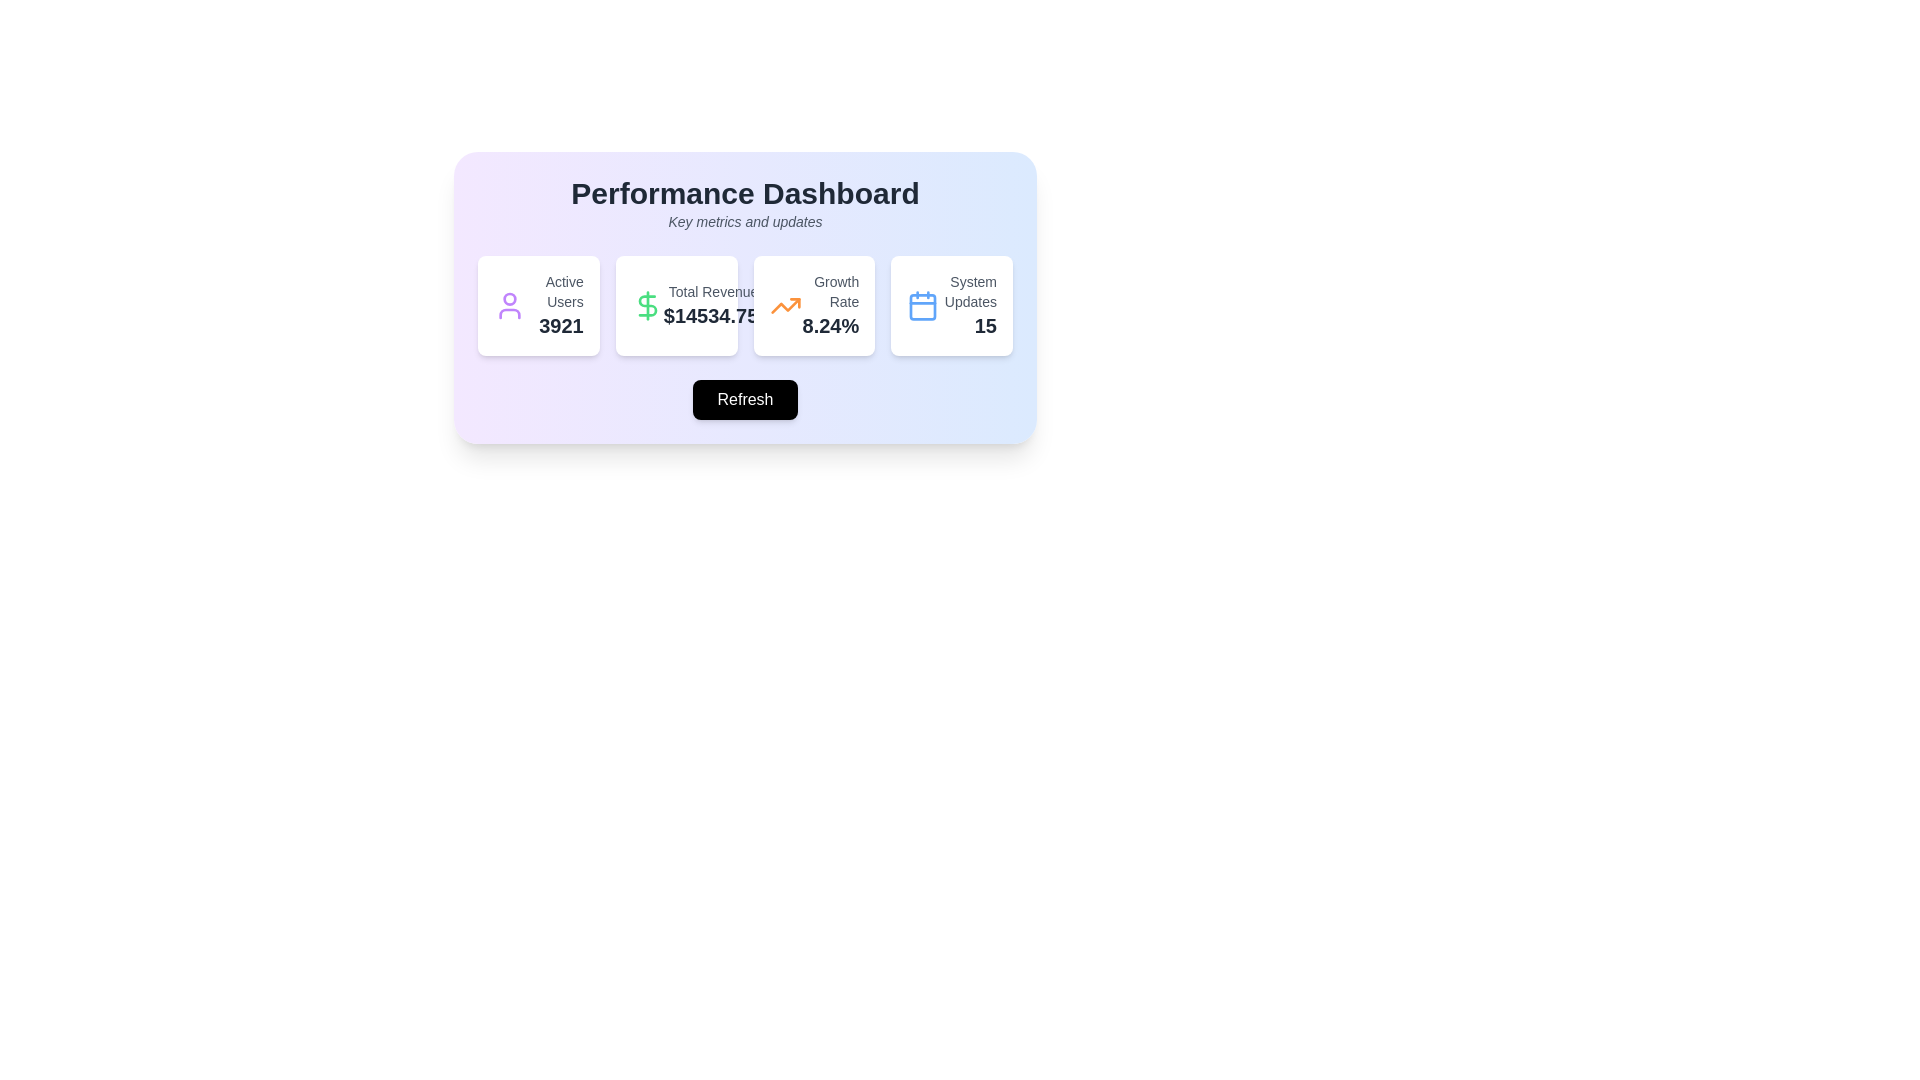  What do you see at coordinates (744, 222) in the screenshot?
I see `the text element styled in a small italicized font with a gray color that reads 'Key metrics and updates', located beneath 'Performance Dashboard'` at bounding box center [744, 222].